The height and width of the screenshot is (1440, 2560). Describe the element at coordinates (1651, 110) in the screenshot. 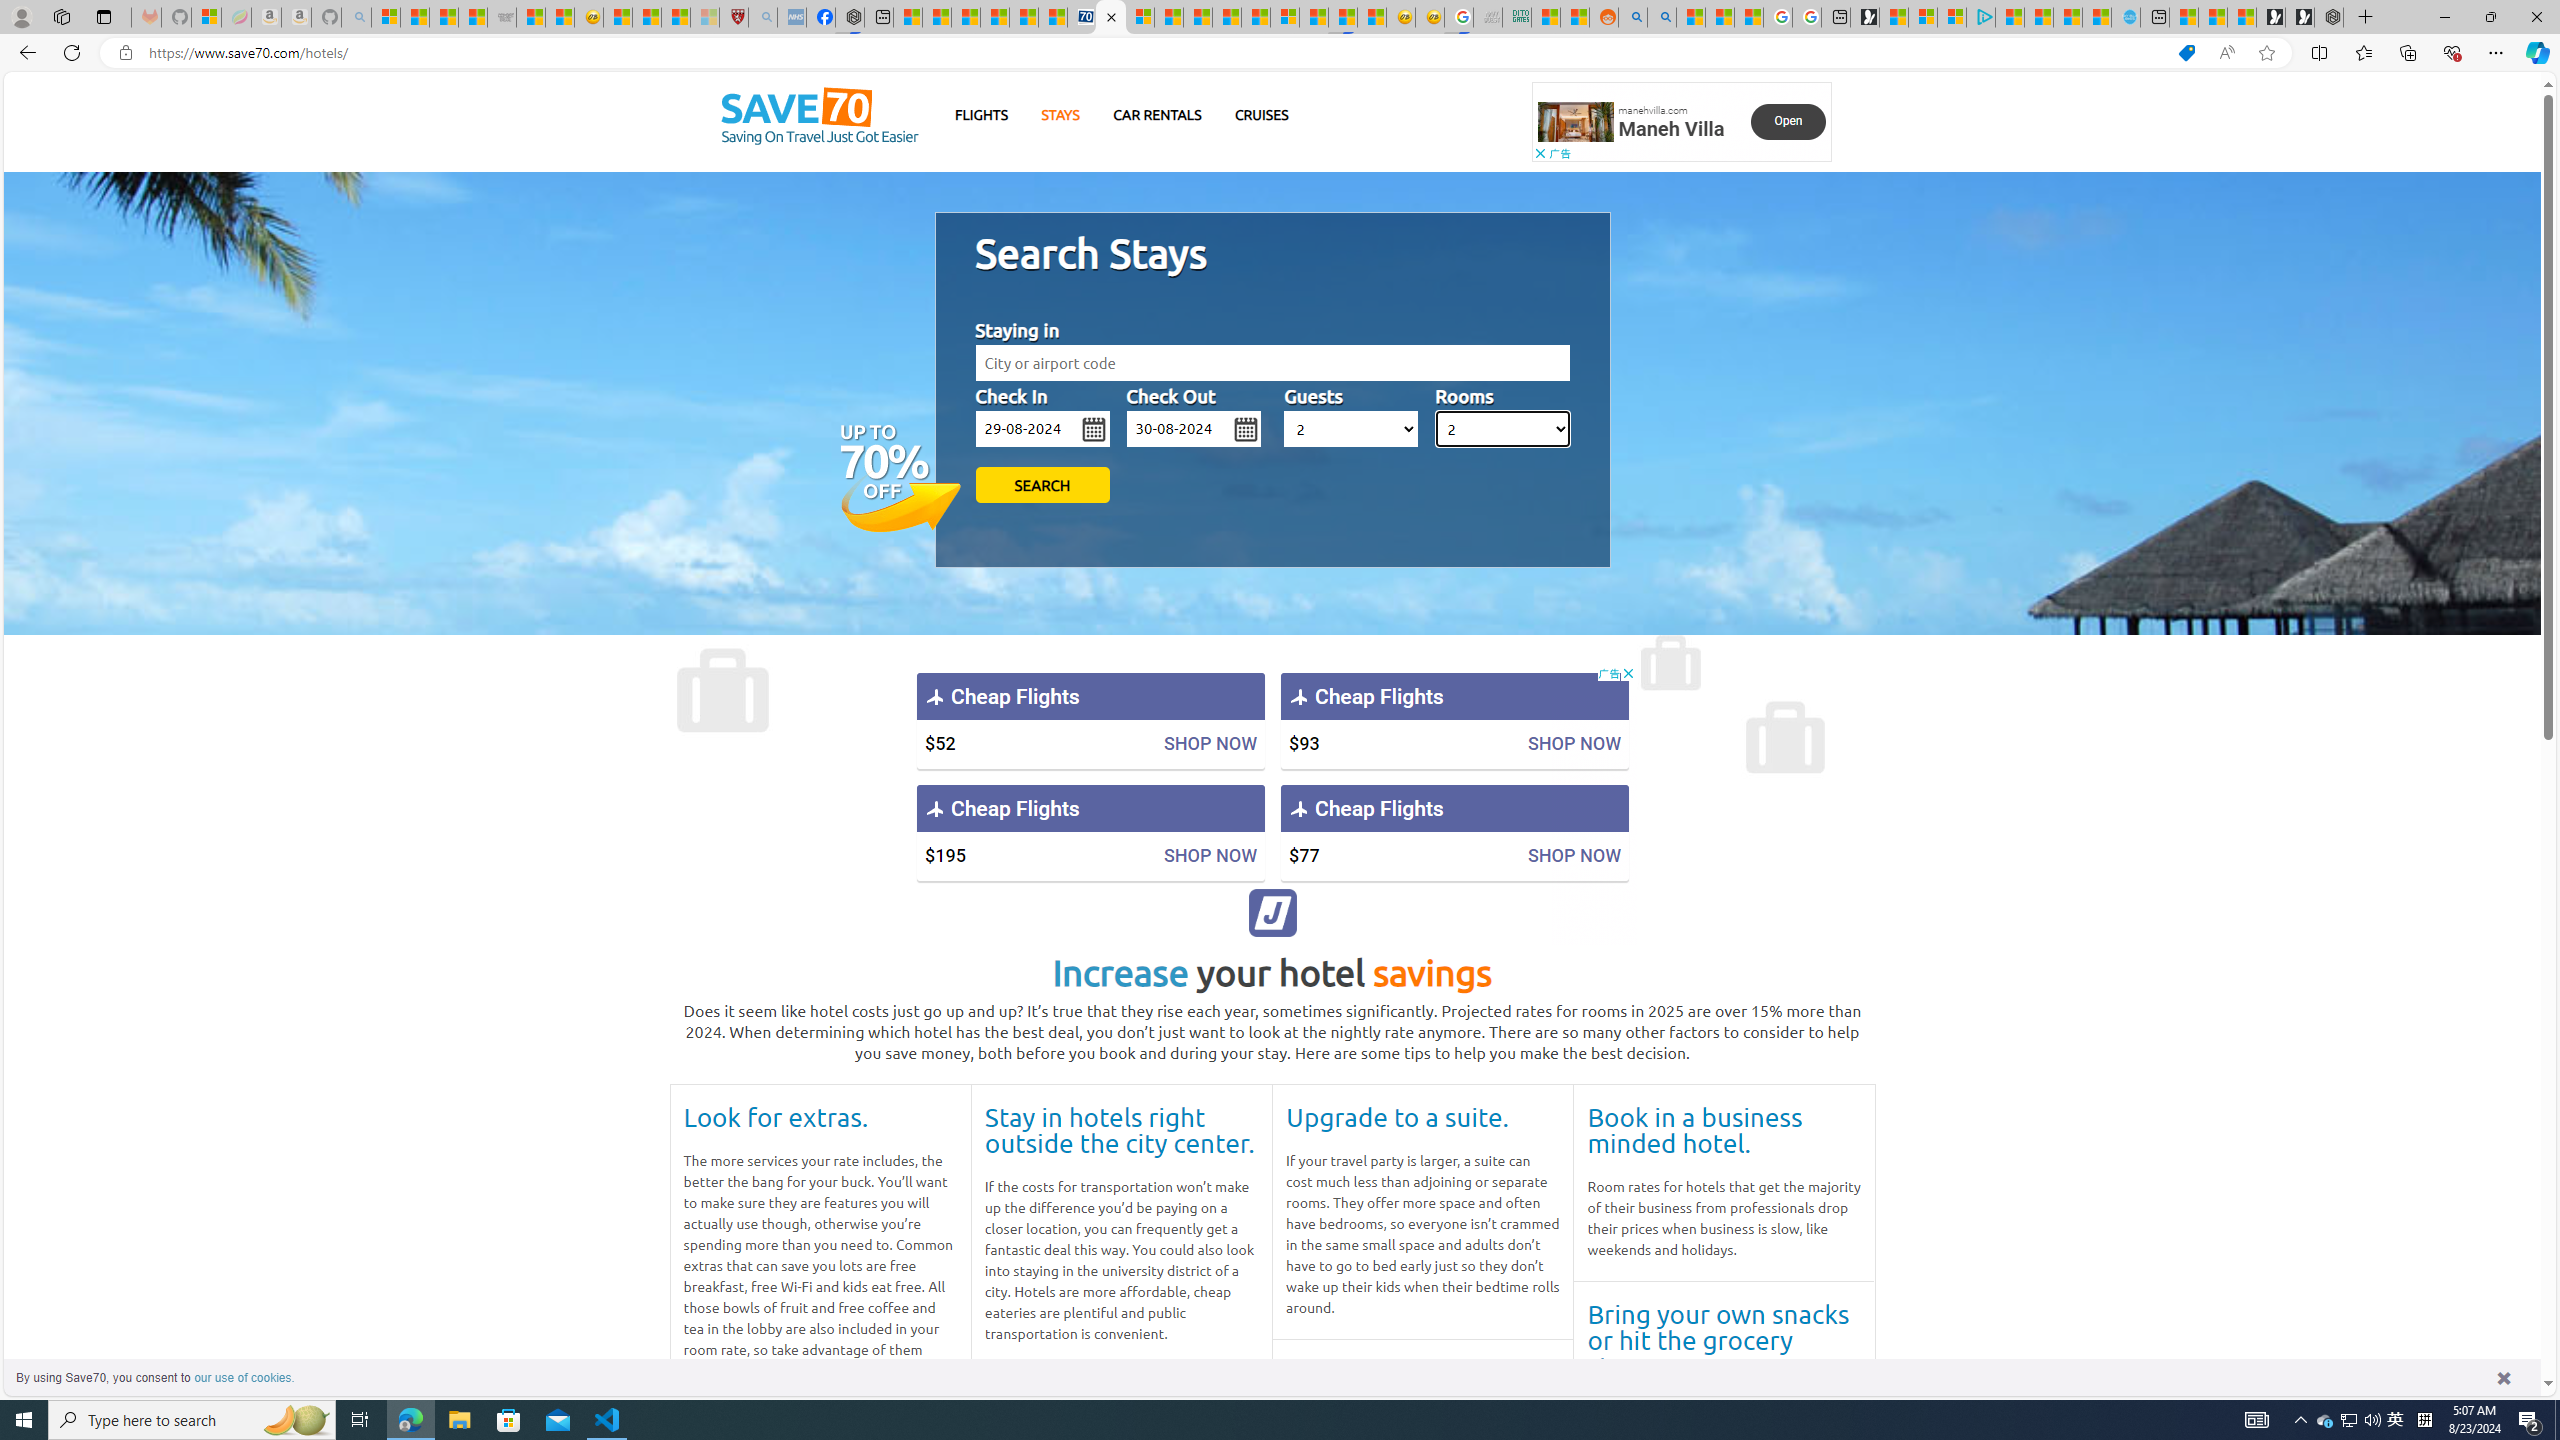

I see `'manehvilla.com'` at that location.